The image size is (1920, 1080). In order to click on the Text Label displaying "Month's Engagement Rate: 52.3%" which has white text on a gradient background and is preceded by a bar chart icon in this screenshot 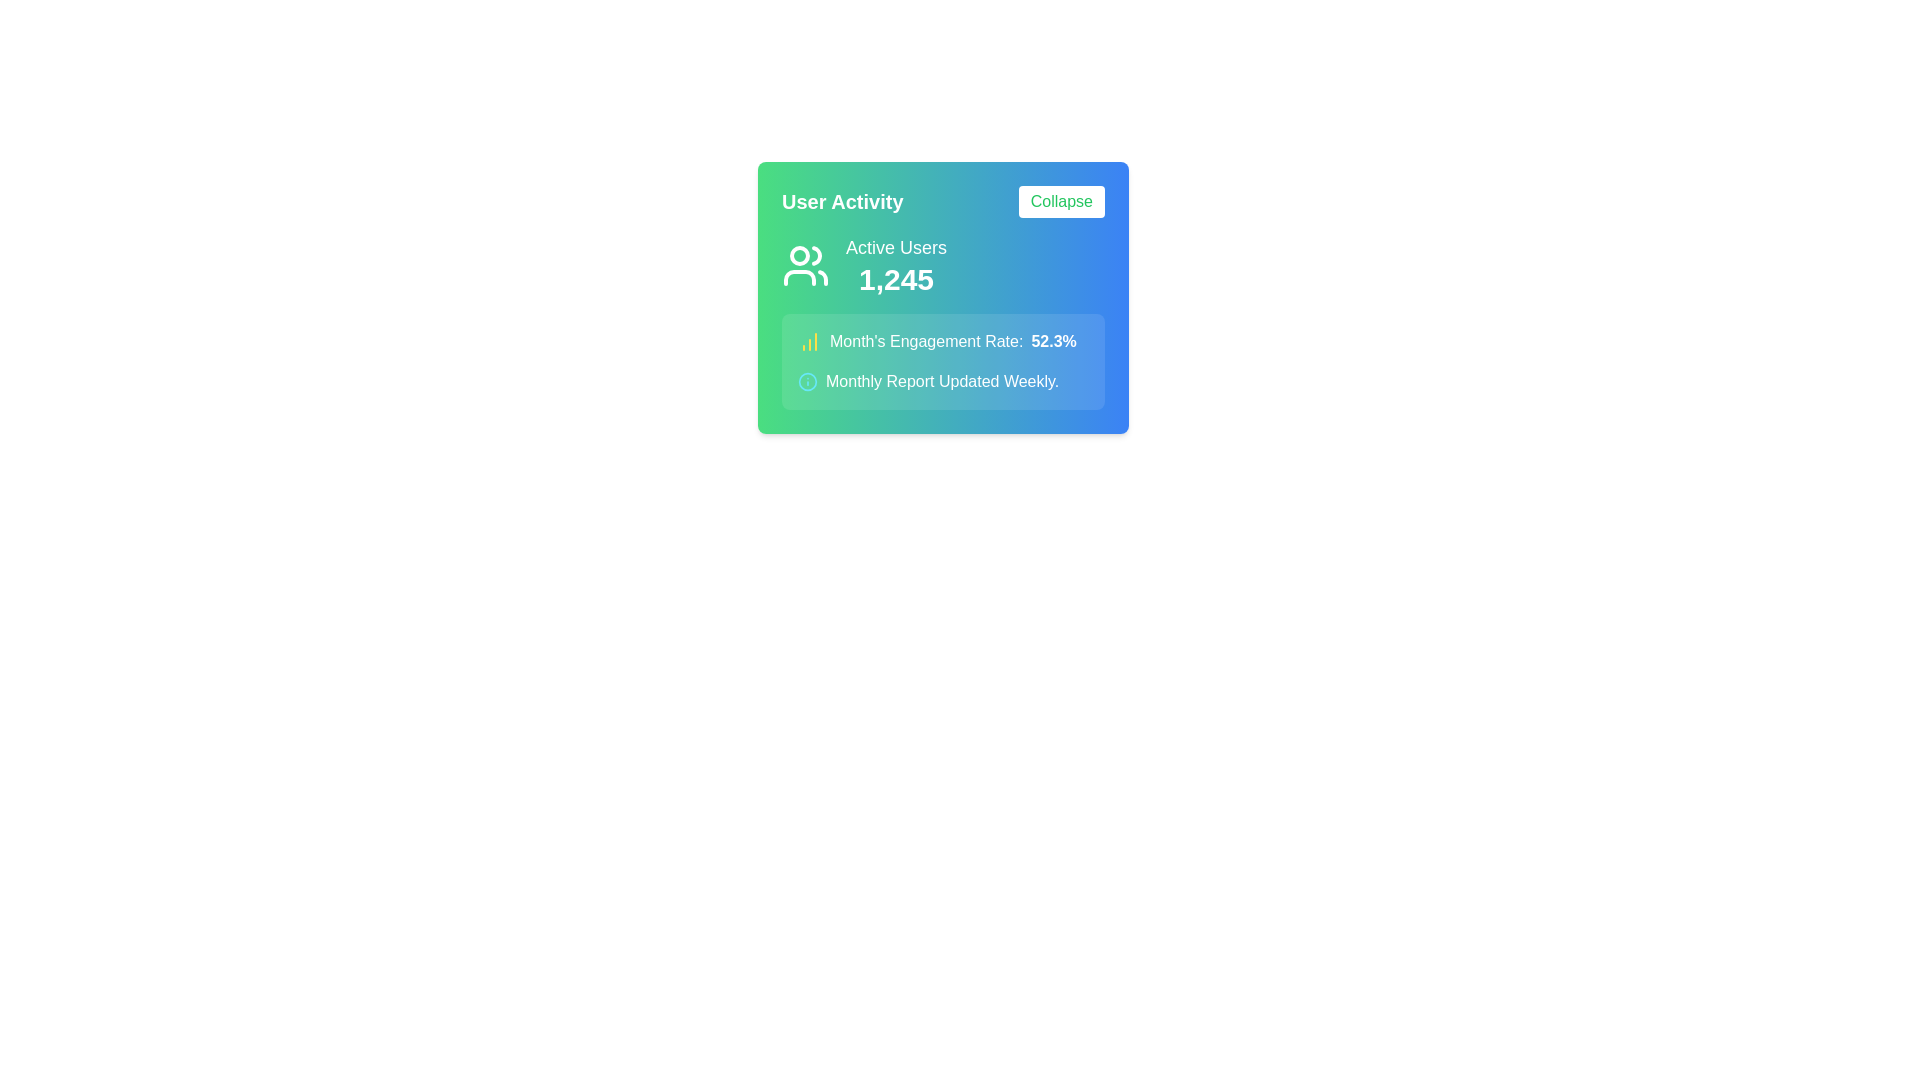, I will do `click(942, 341)`.